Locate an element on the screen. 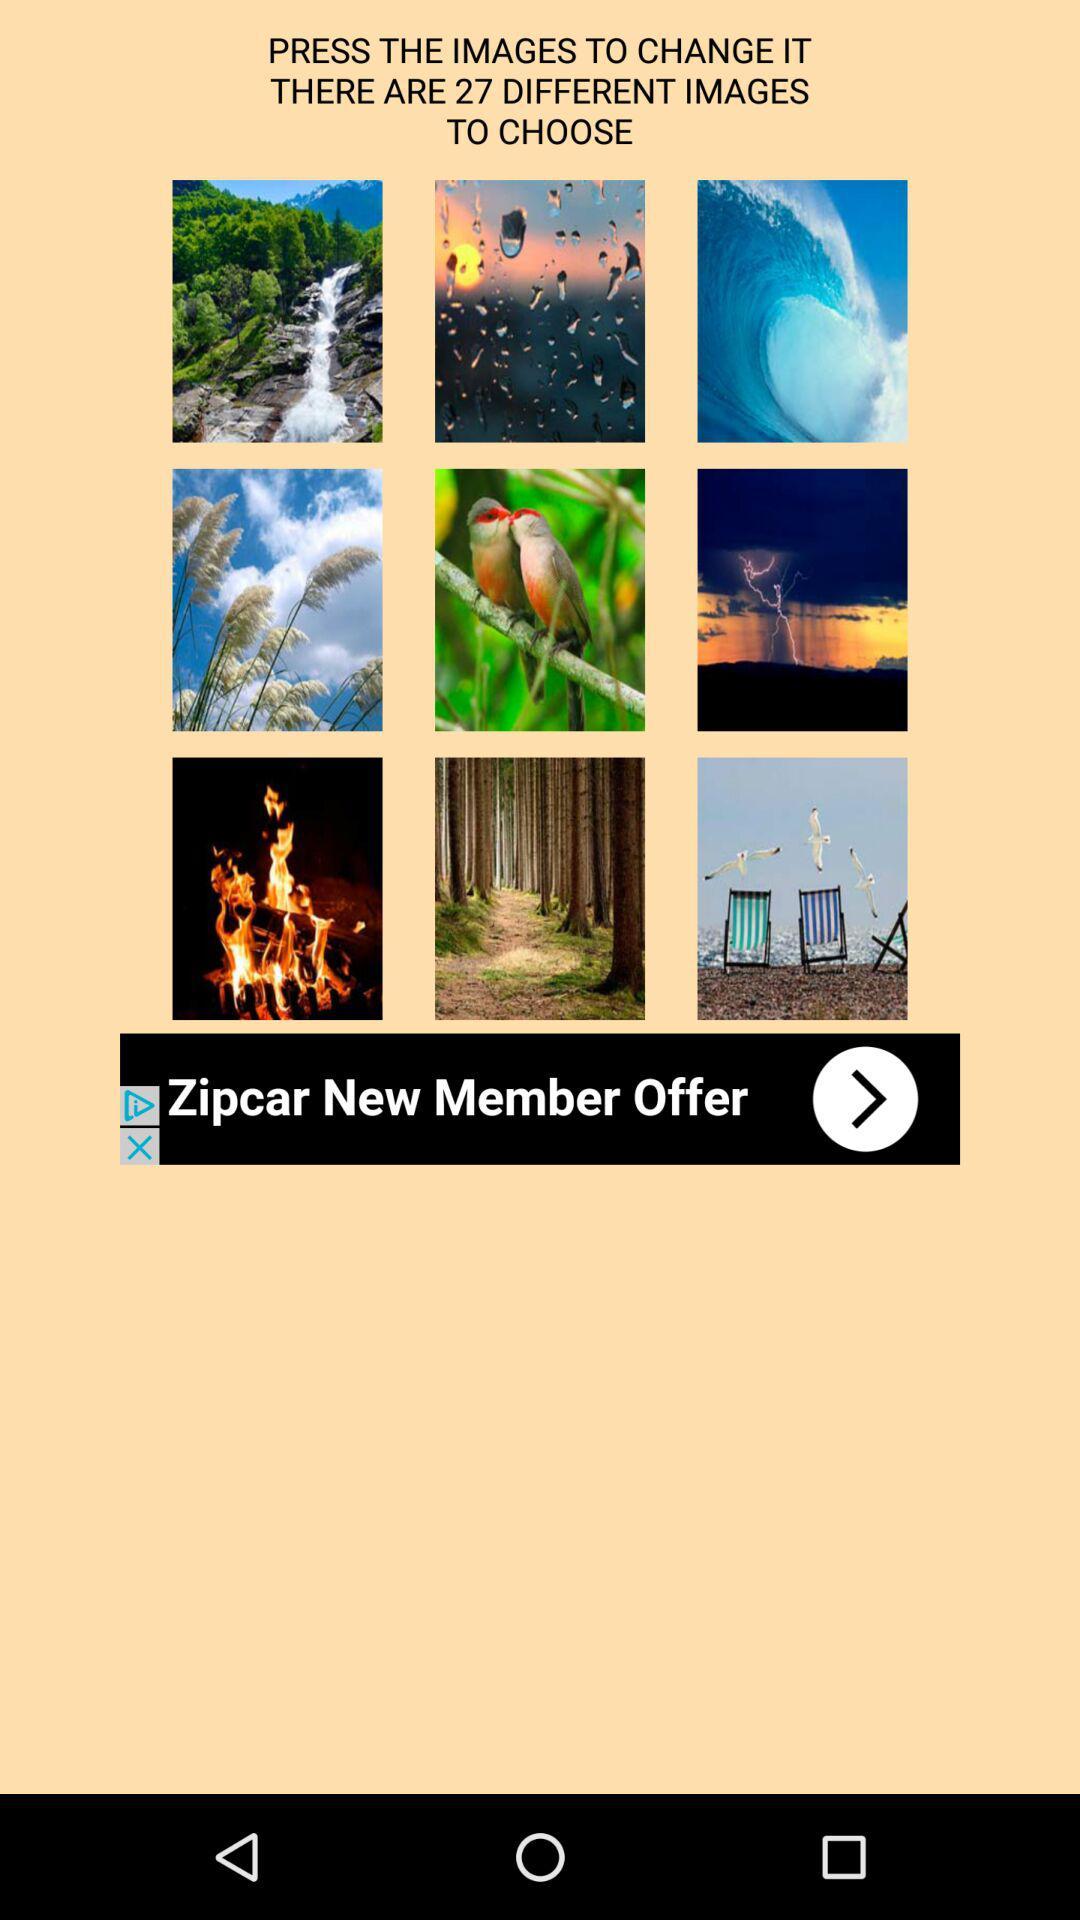 Image resolution: width=1080 pixels, height=1920 pixels. image is located at coordinates (540, 310).